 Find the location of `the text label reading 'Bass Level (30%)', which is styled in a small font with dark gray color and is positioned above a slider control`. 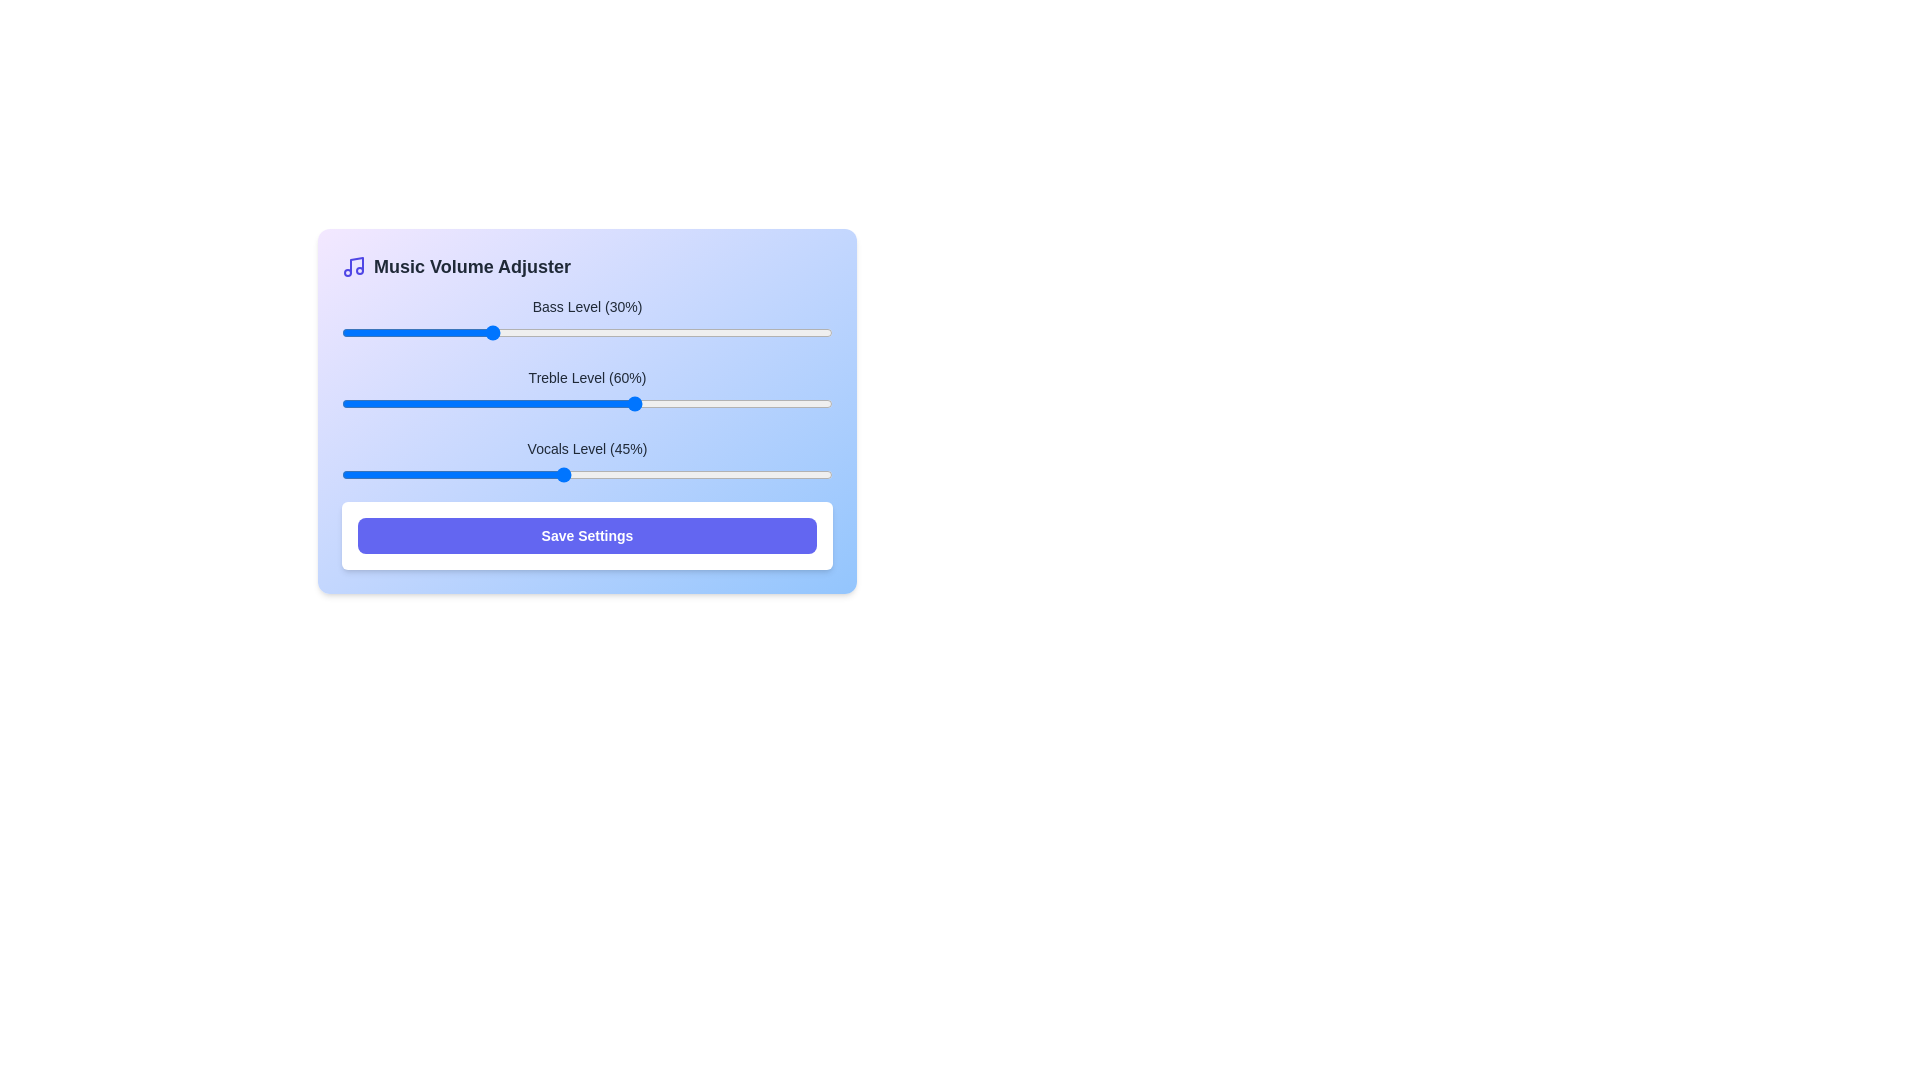

the text label reading 'Bass Level (30%)', which is styled in a small font with dark gray color and is positioned above a slider control is located at coordinates (586, 307).